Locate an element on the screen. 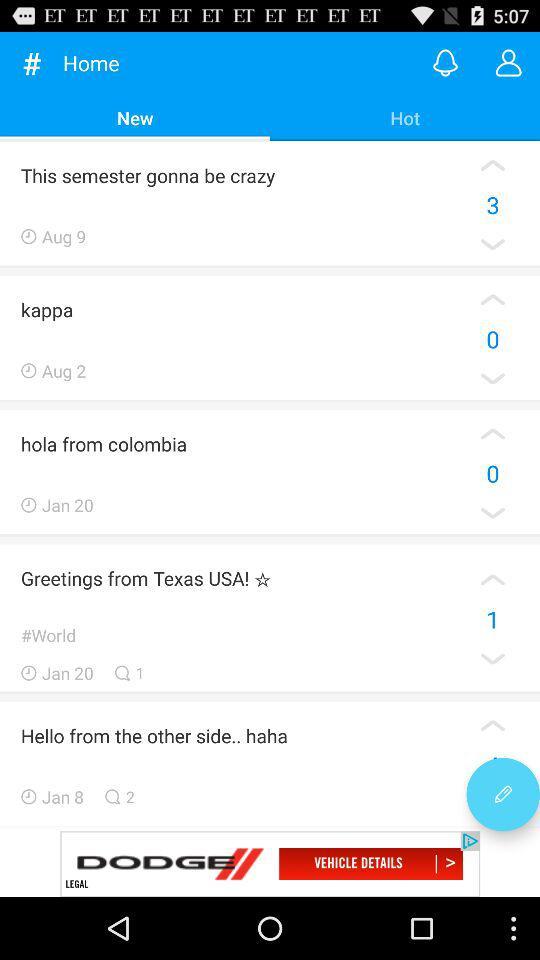 The height and width of the screenshot is (960, 540). the avatar icon is located at coordinates (508, 67).